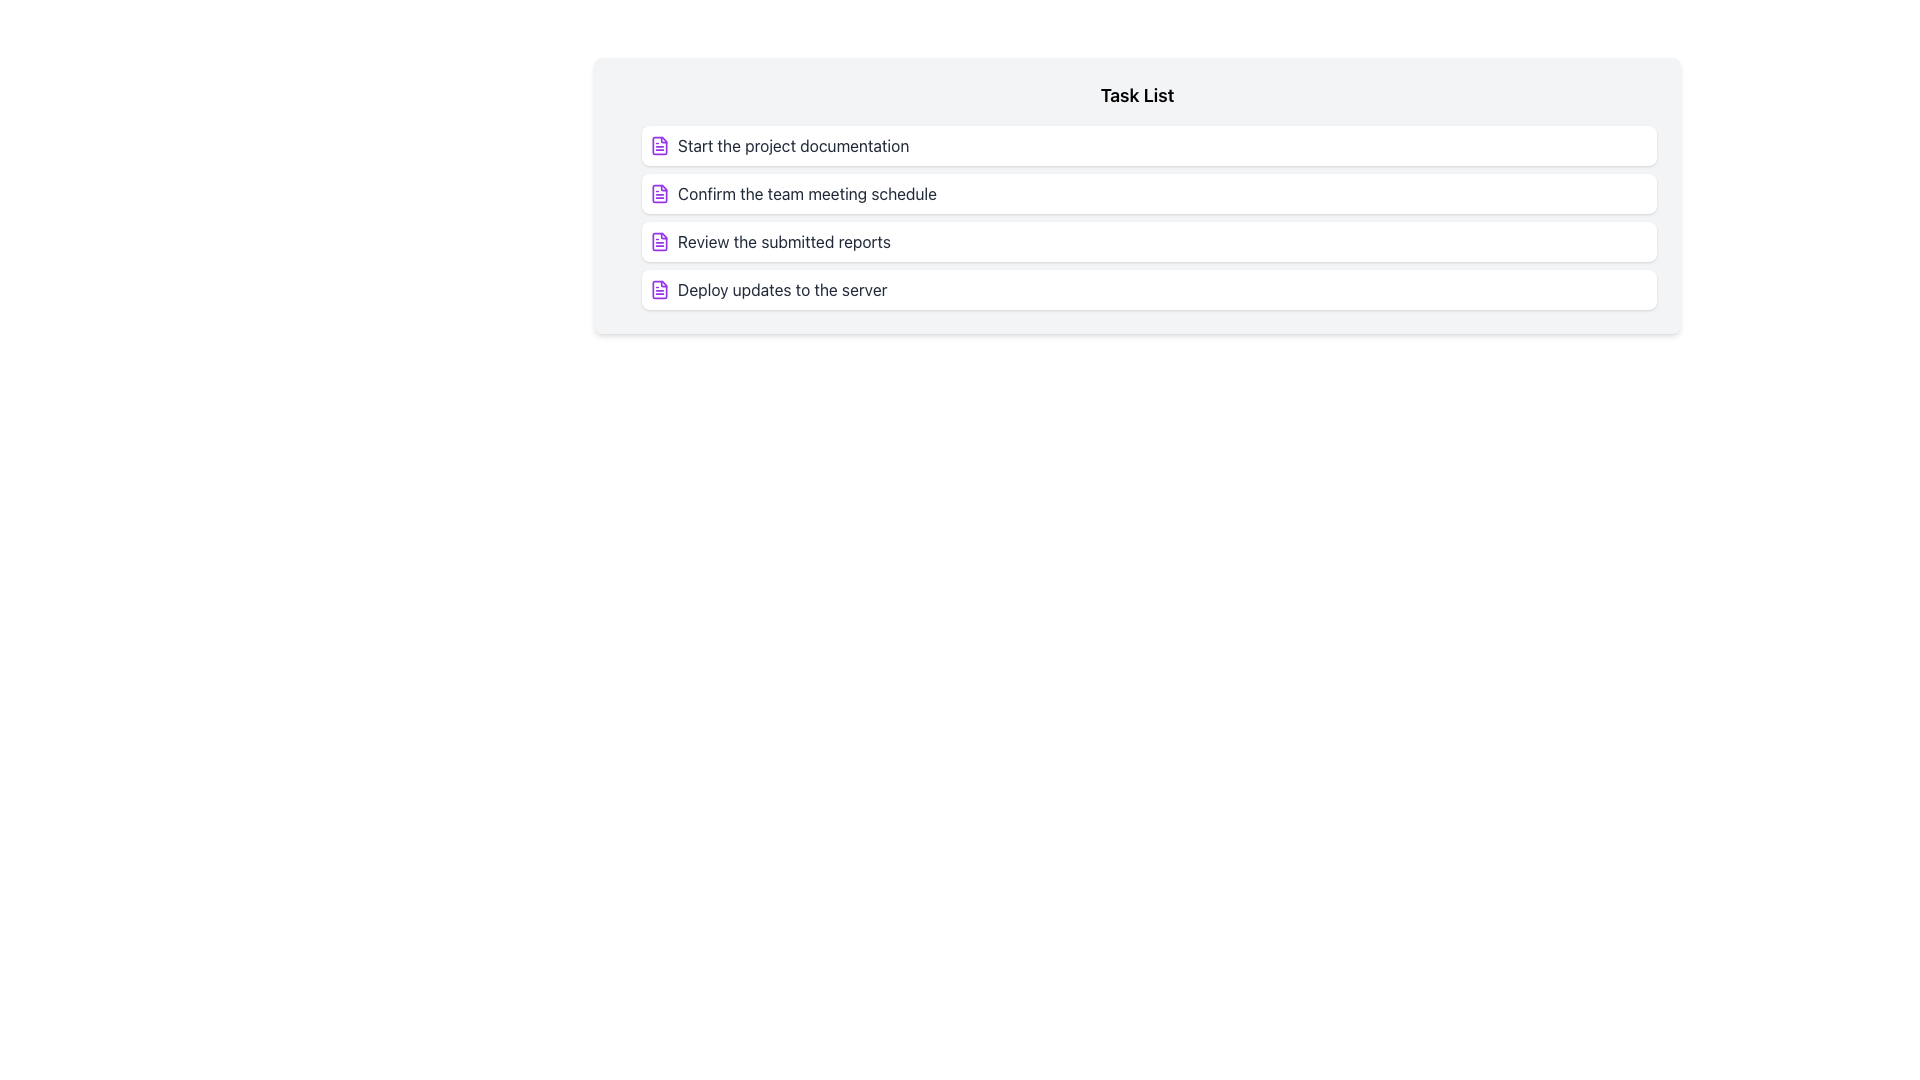 This screenshot has height=1080, width=1920. I want to click on the file icon located to the left of the text 'Deploy updates to the server', which is the fourth icon, so click(660, 289).